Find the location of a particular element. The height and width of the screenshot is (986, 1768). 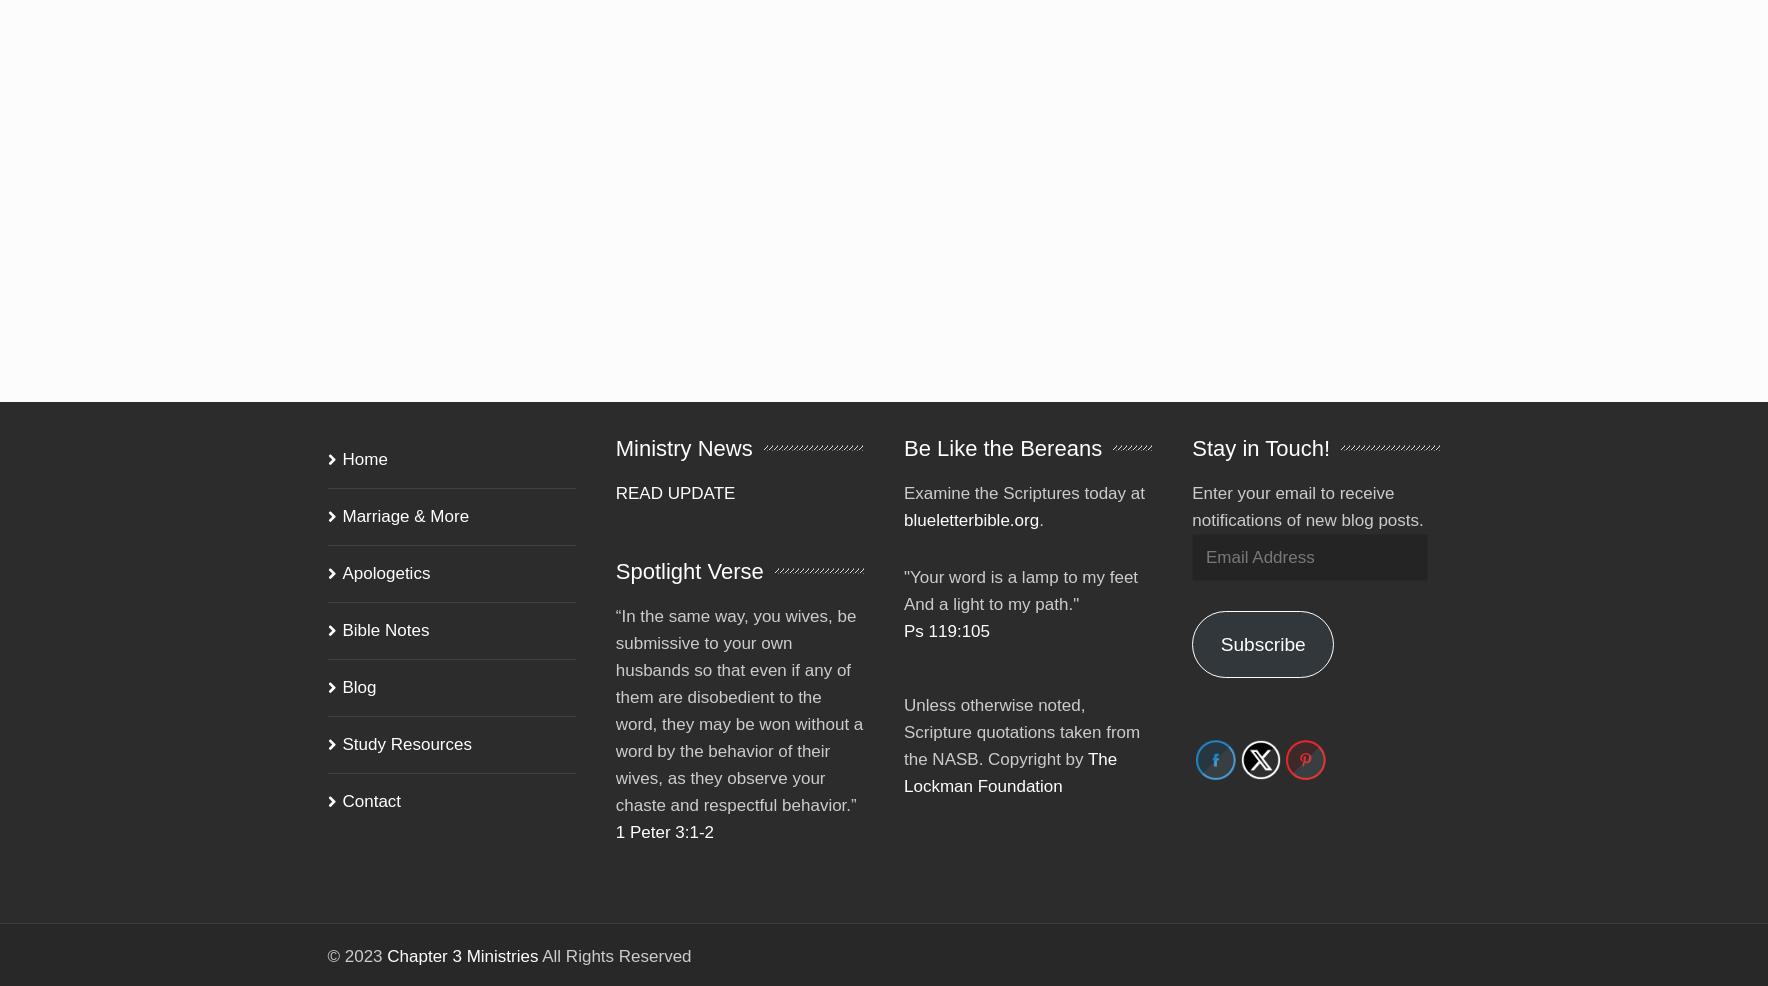

'"Your word is a lamp to my feet' is located at coordinates (1020, 548).